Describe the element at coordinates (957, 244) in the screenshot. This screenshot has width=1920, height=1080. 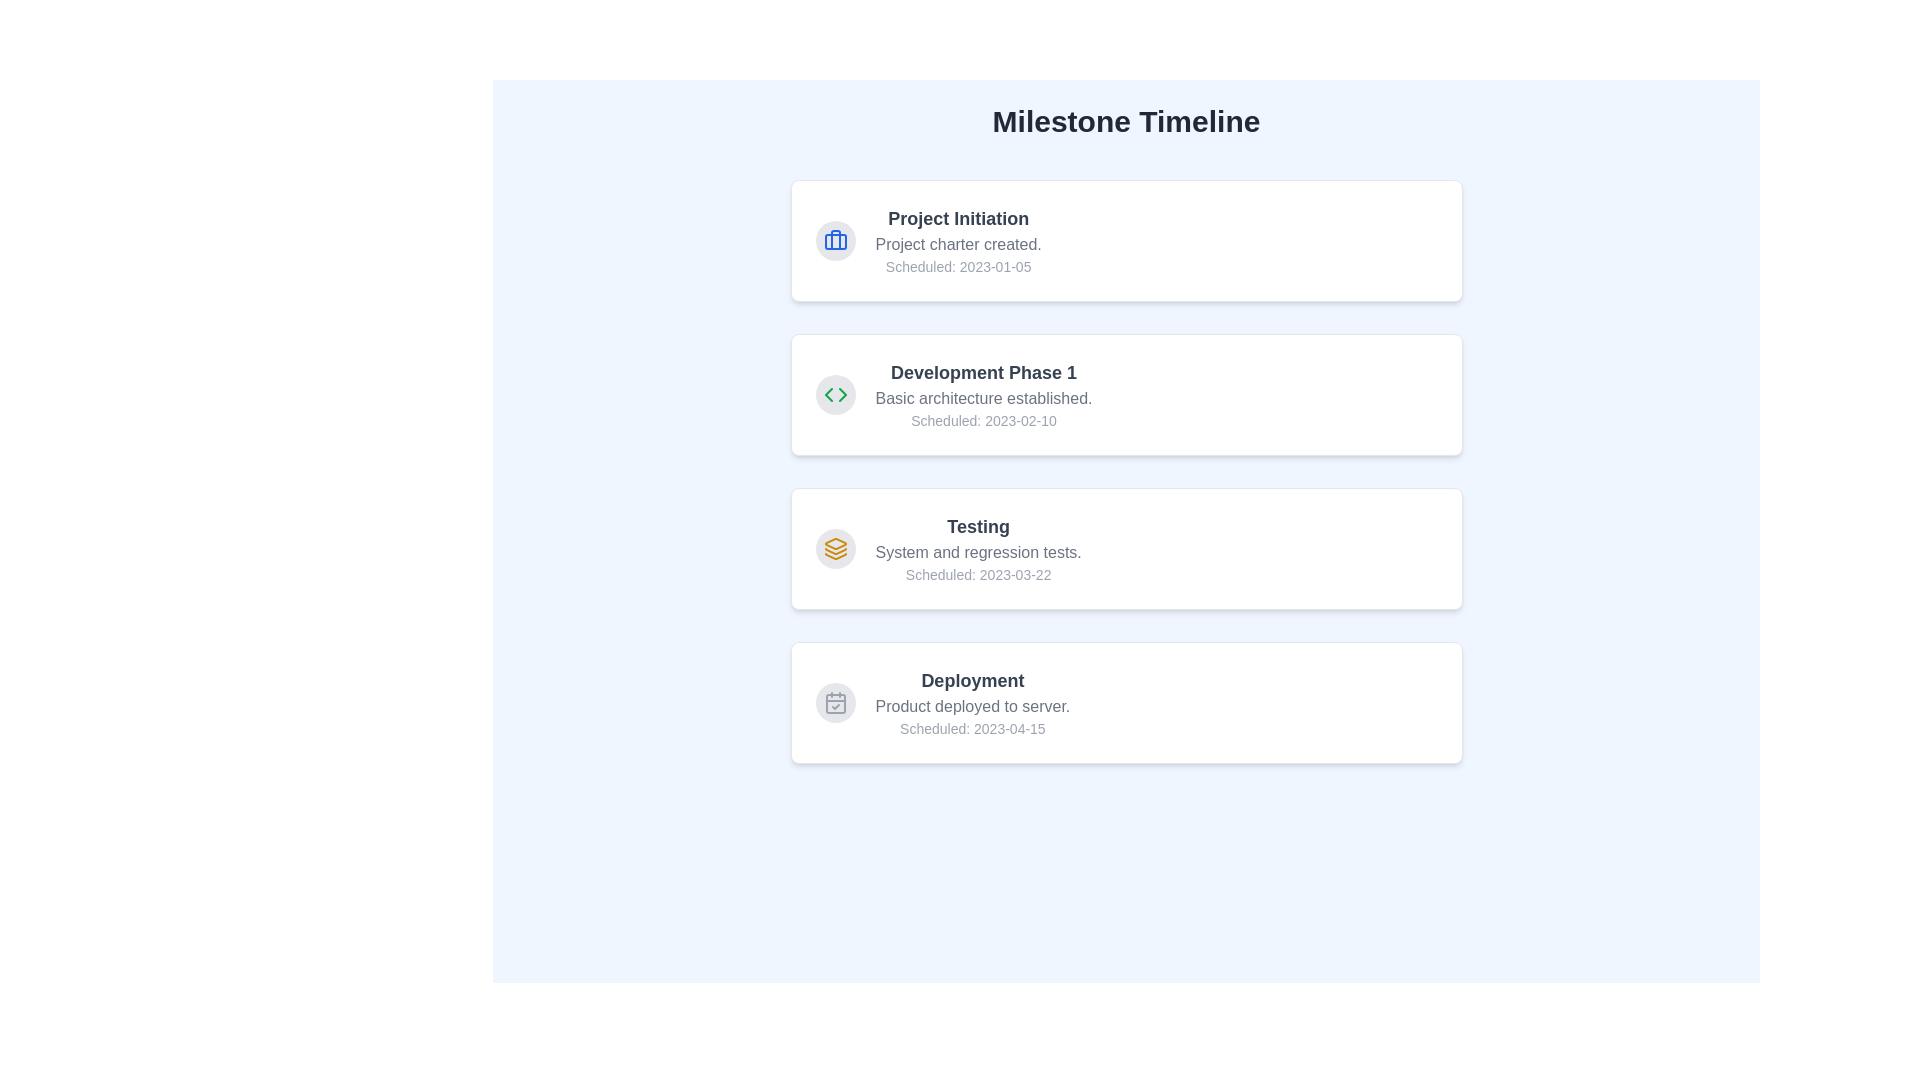
I see `the text label that reads 'Project charter created.' which is located beneath the header 'Project Initiation' within the topmost card layout` at that location.